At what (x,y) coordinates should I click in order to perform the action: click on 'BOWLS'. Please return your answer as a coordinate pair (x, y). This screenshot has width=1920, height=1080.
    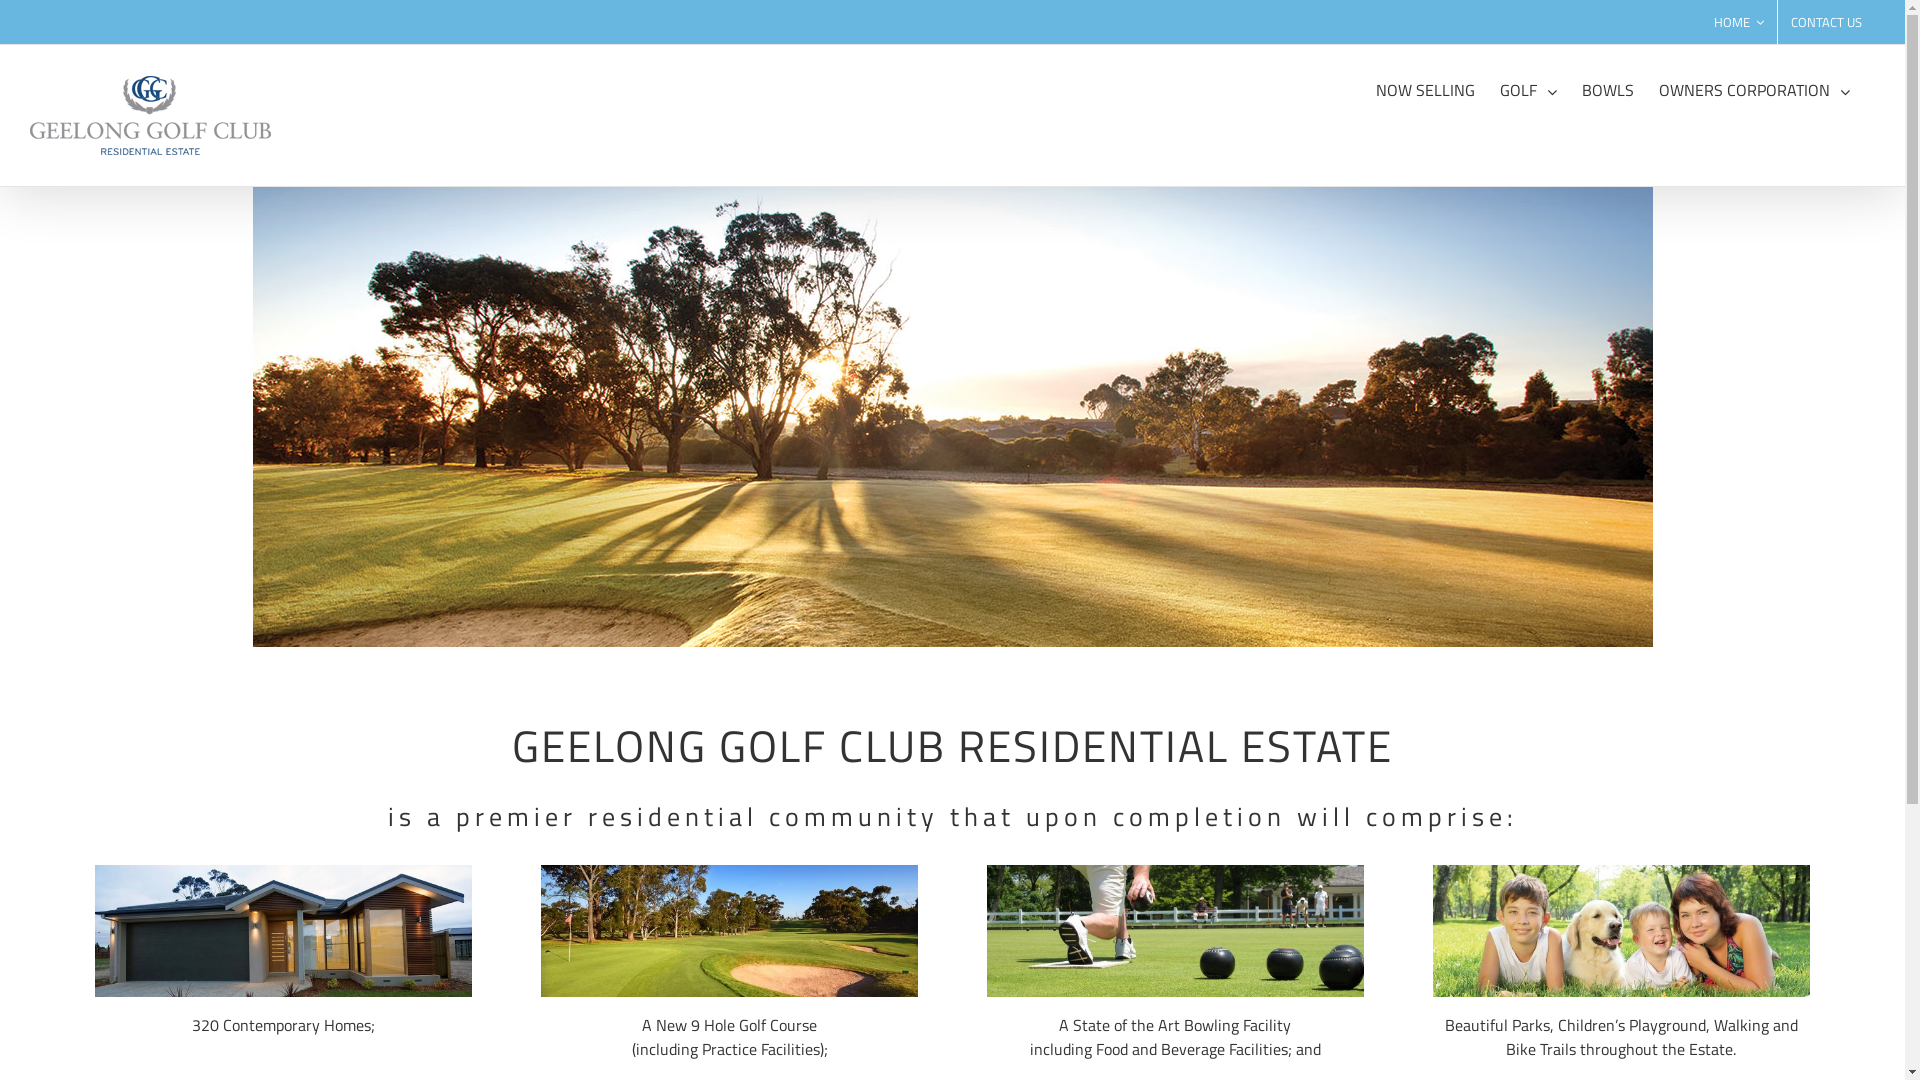
    Looking at the image, I should click on (1608, 87).